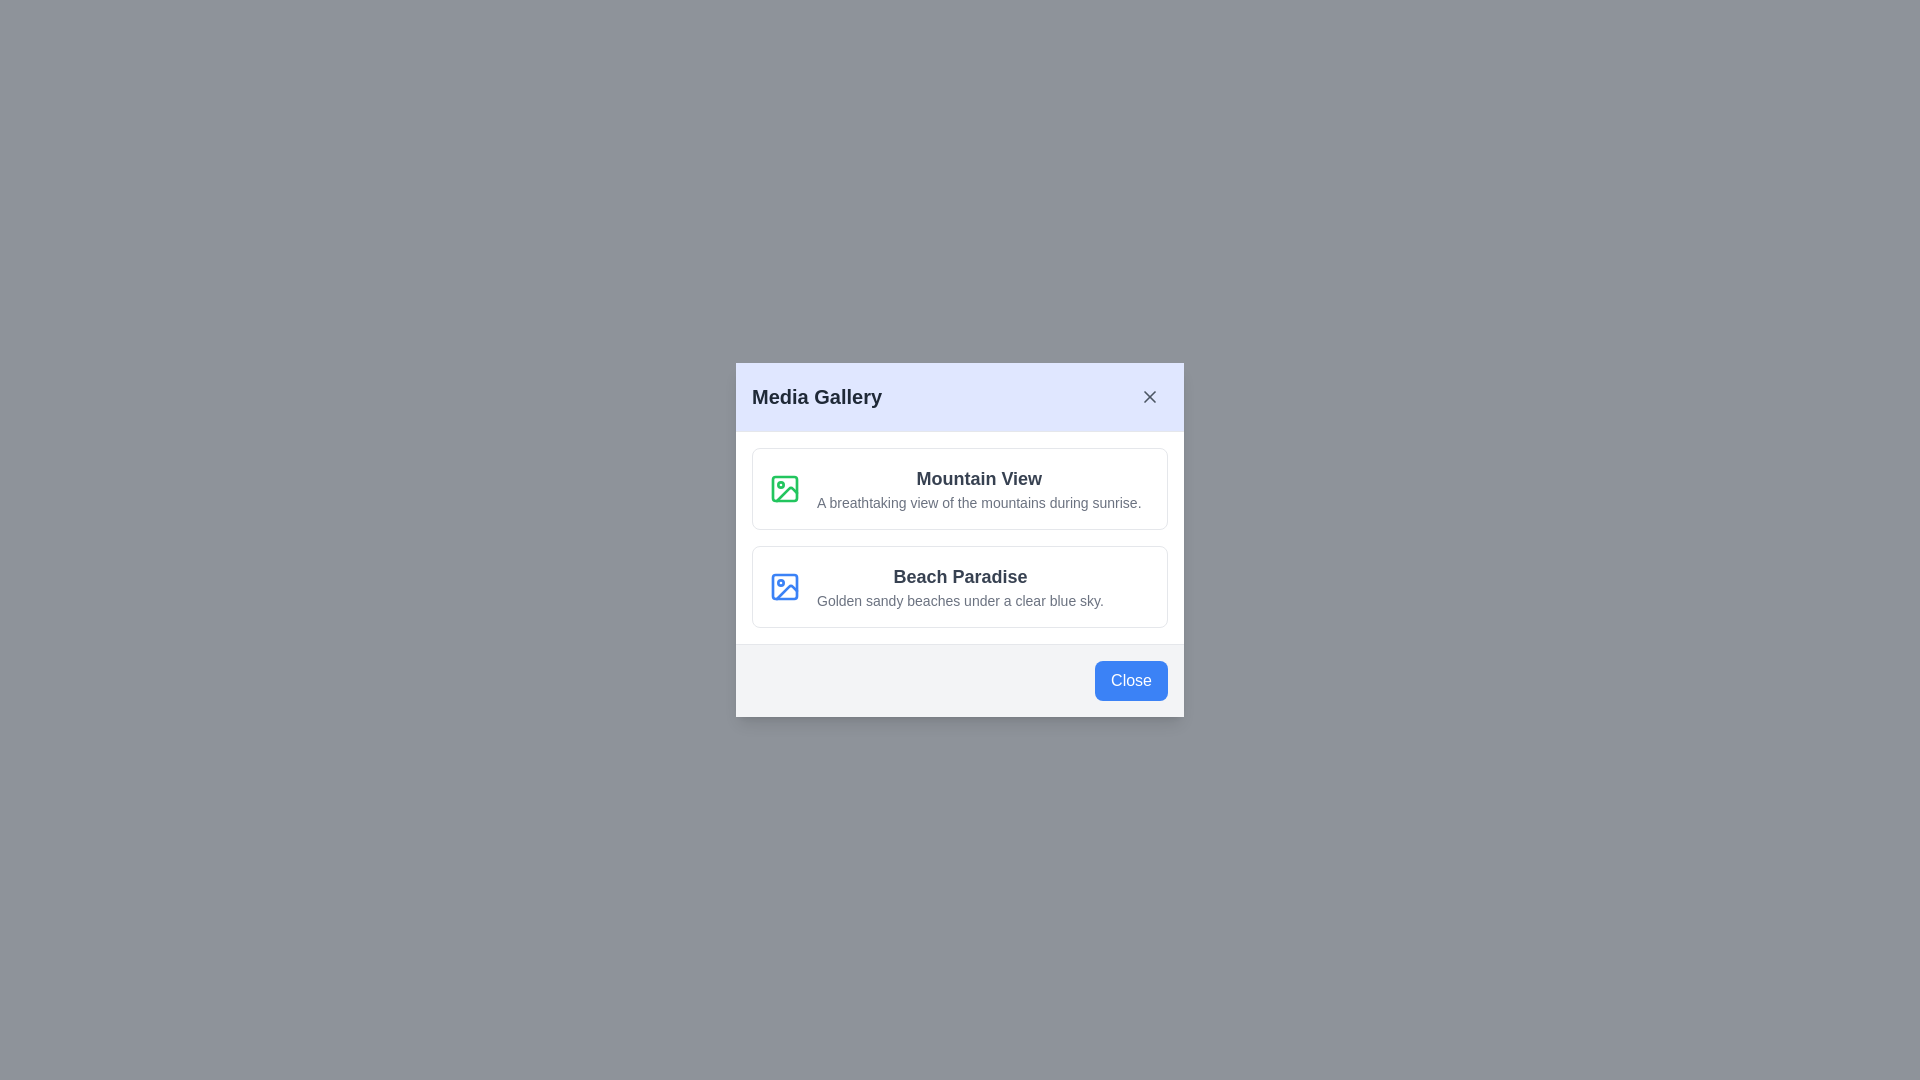 This screenshot has height=1080, width=1920. Describe the element at coordinates (784, 489) in the screenshot. I see `the icon of the media item corresponding to Mountain View` at that location.